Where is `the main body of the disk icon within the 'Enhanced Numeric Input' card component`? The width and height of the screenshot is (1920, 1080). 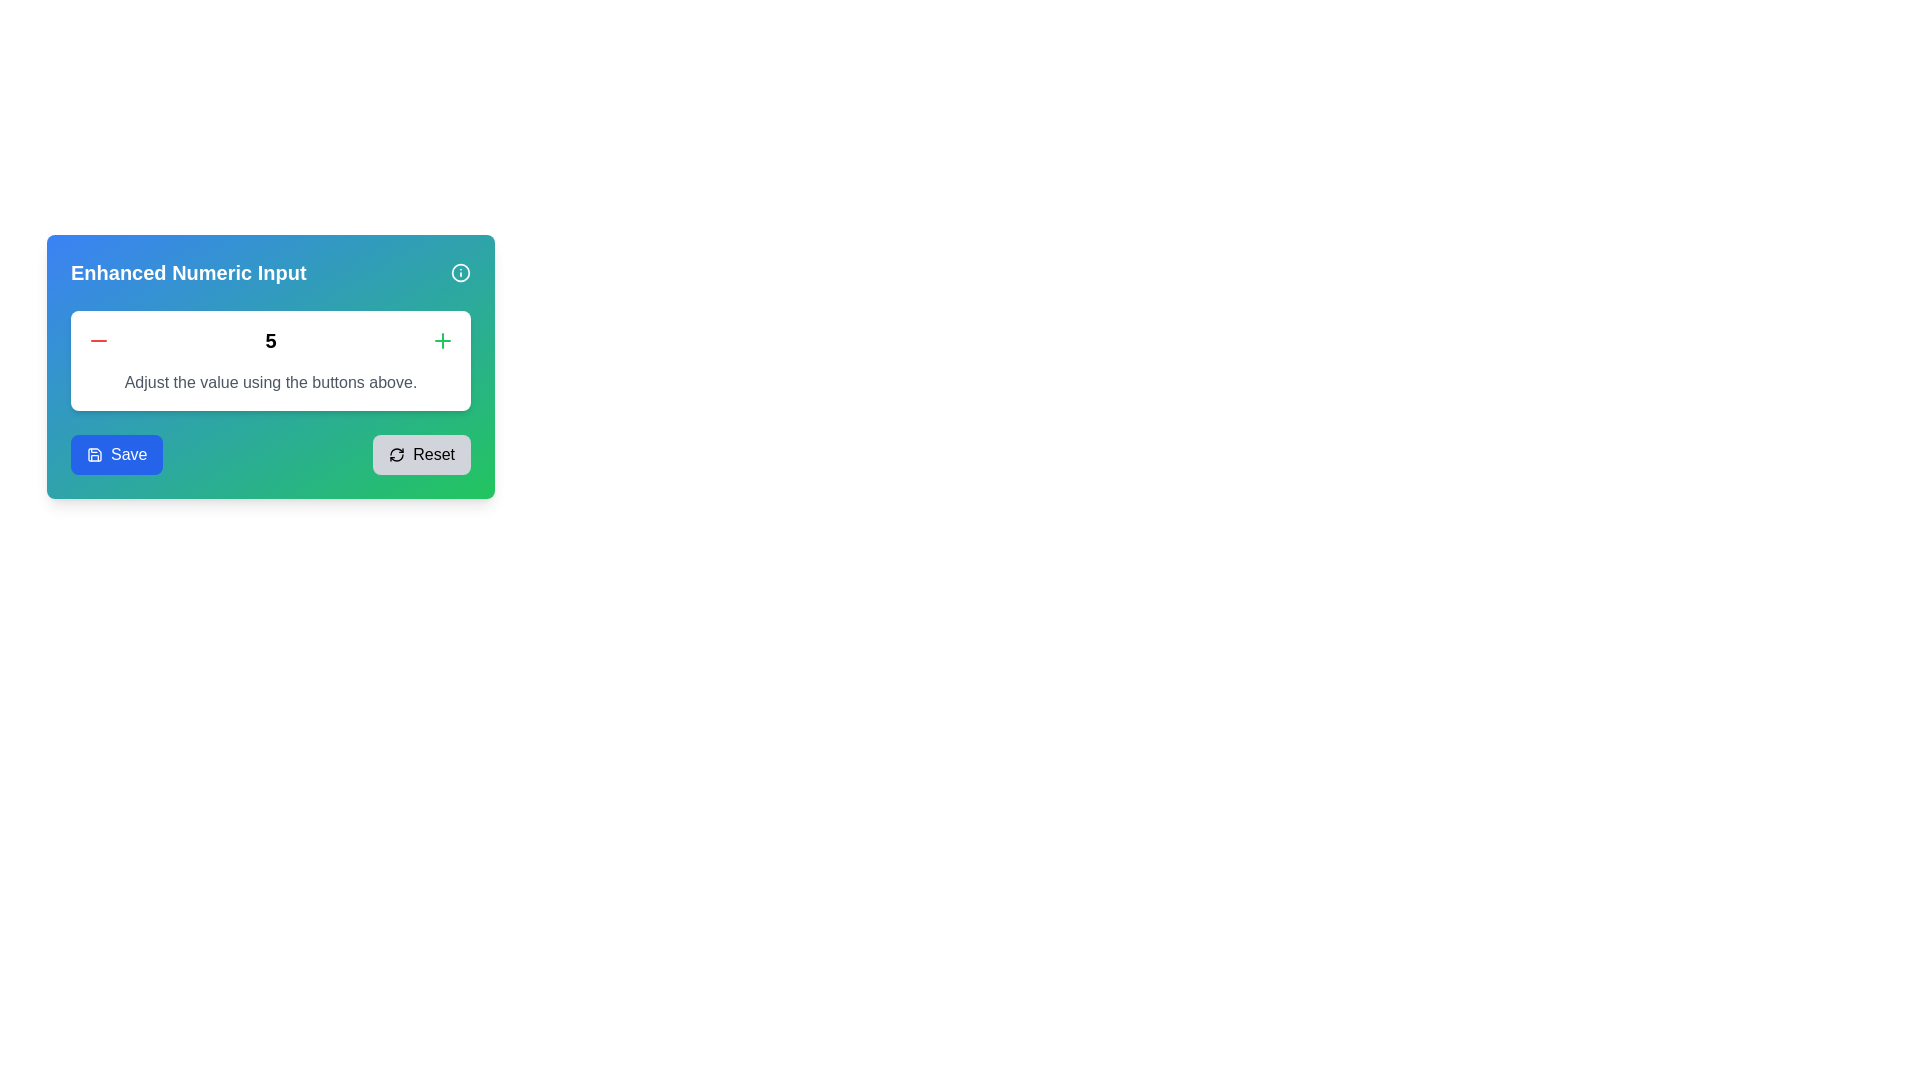
the main body of the disk icon within the 'Enhanced Numeric Input' card component is located at coordinates (94, 455).